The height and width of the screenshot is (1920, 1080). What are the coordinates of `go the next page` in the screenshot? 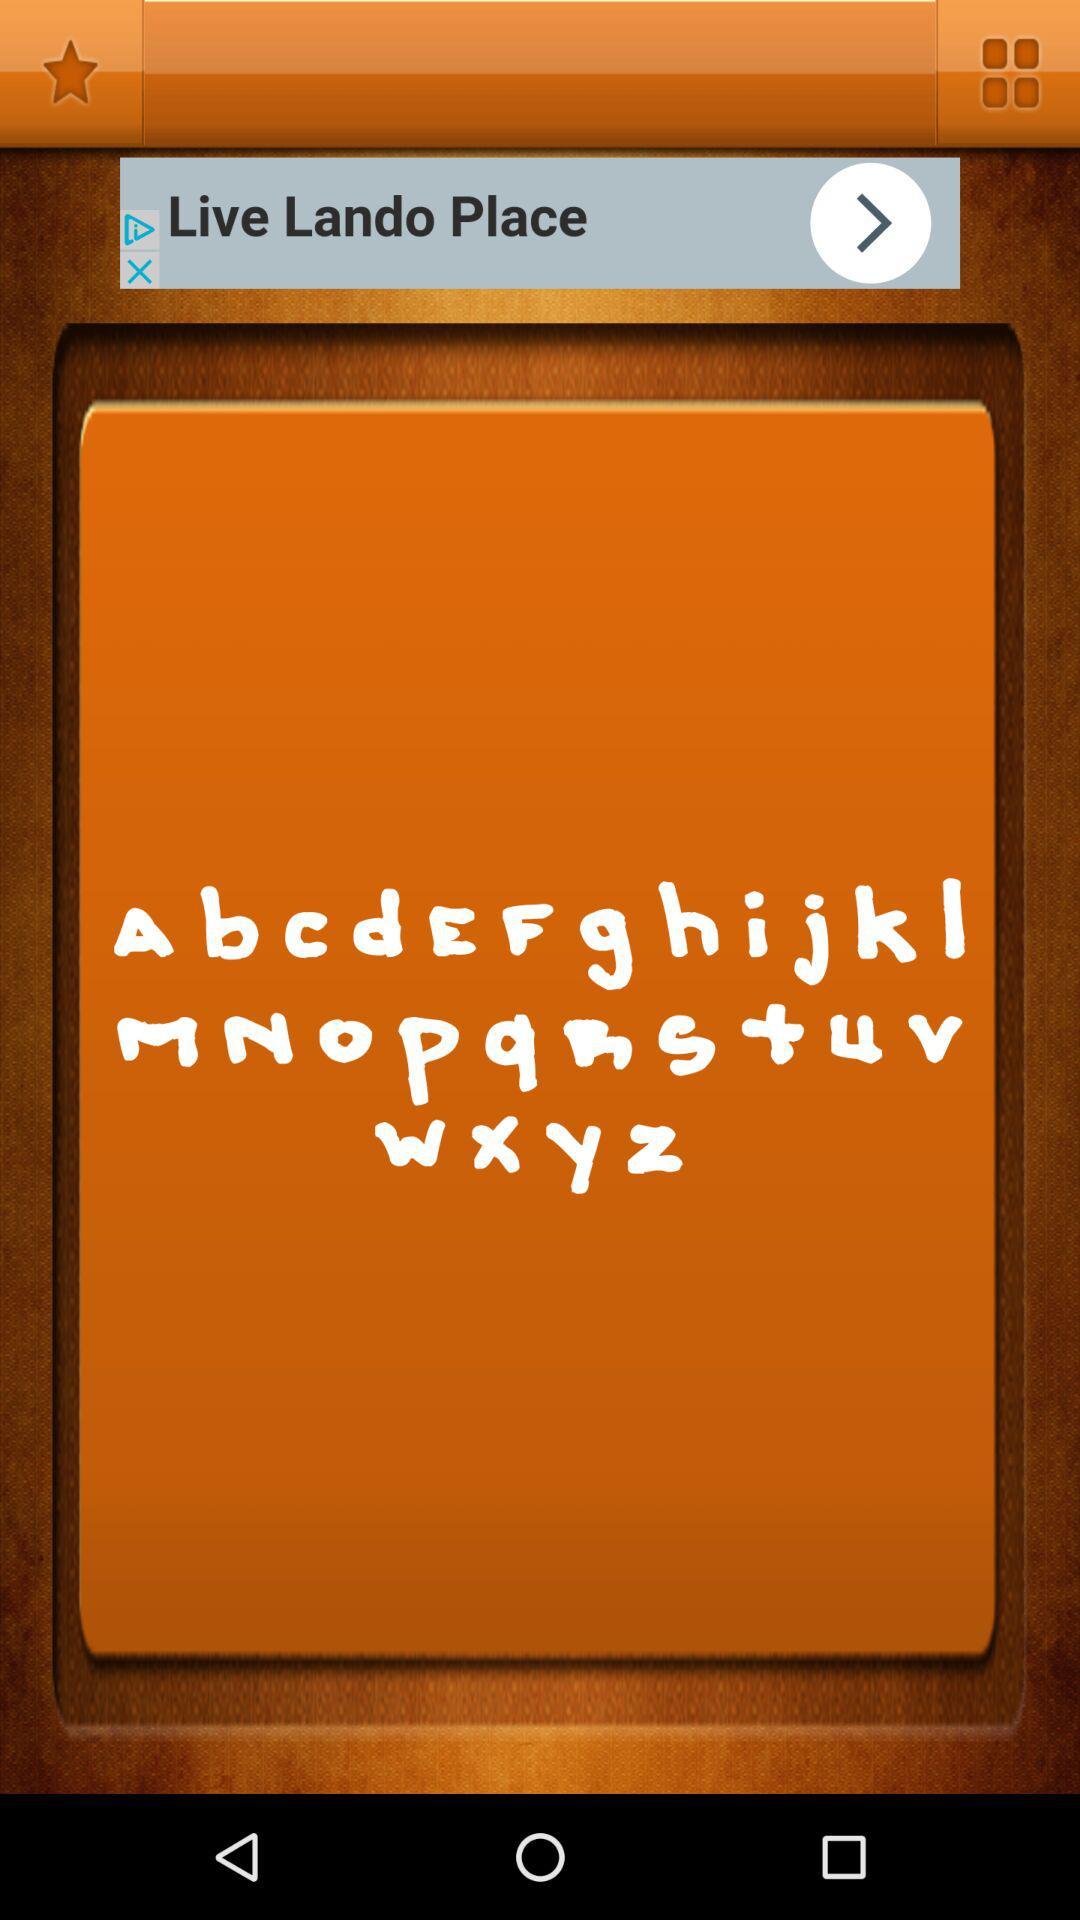 It's located at (540, 223).